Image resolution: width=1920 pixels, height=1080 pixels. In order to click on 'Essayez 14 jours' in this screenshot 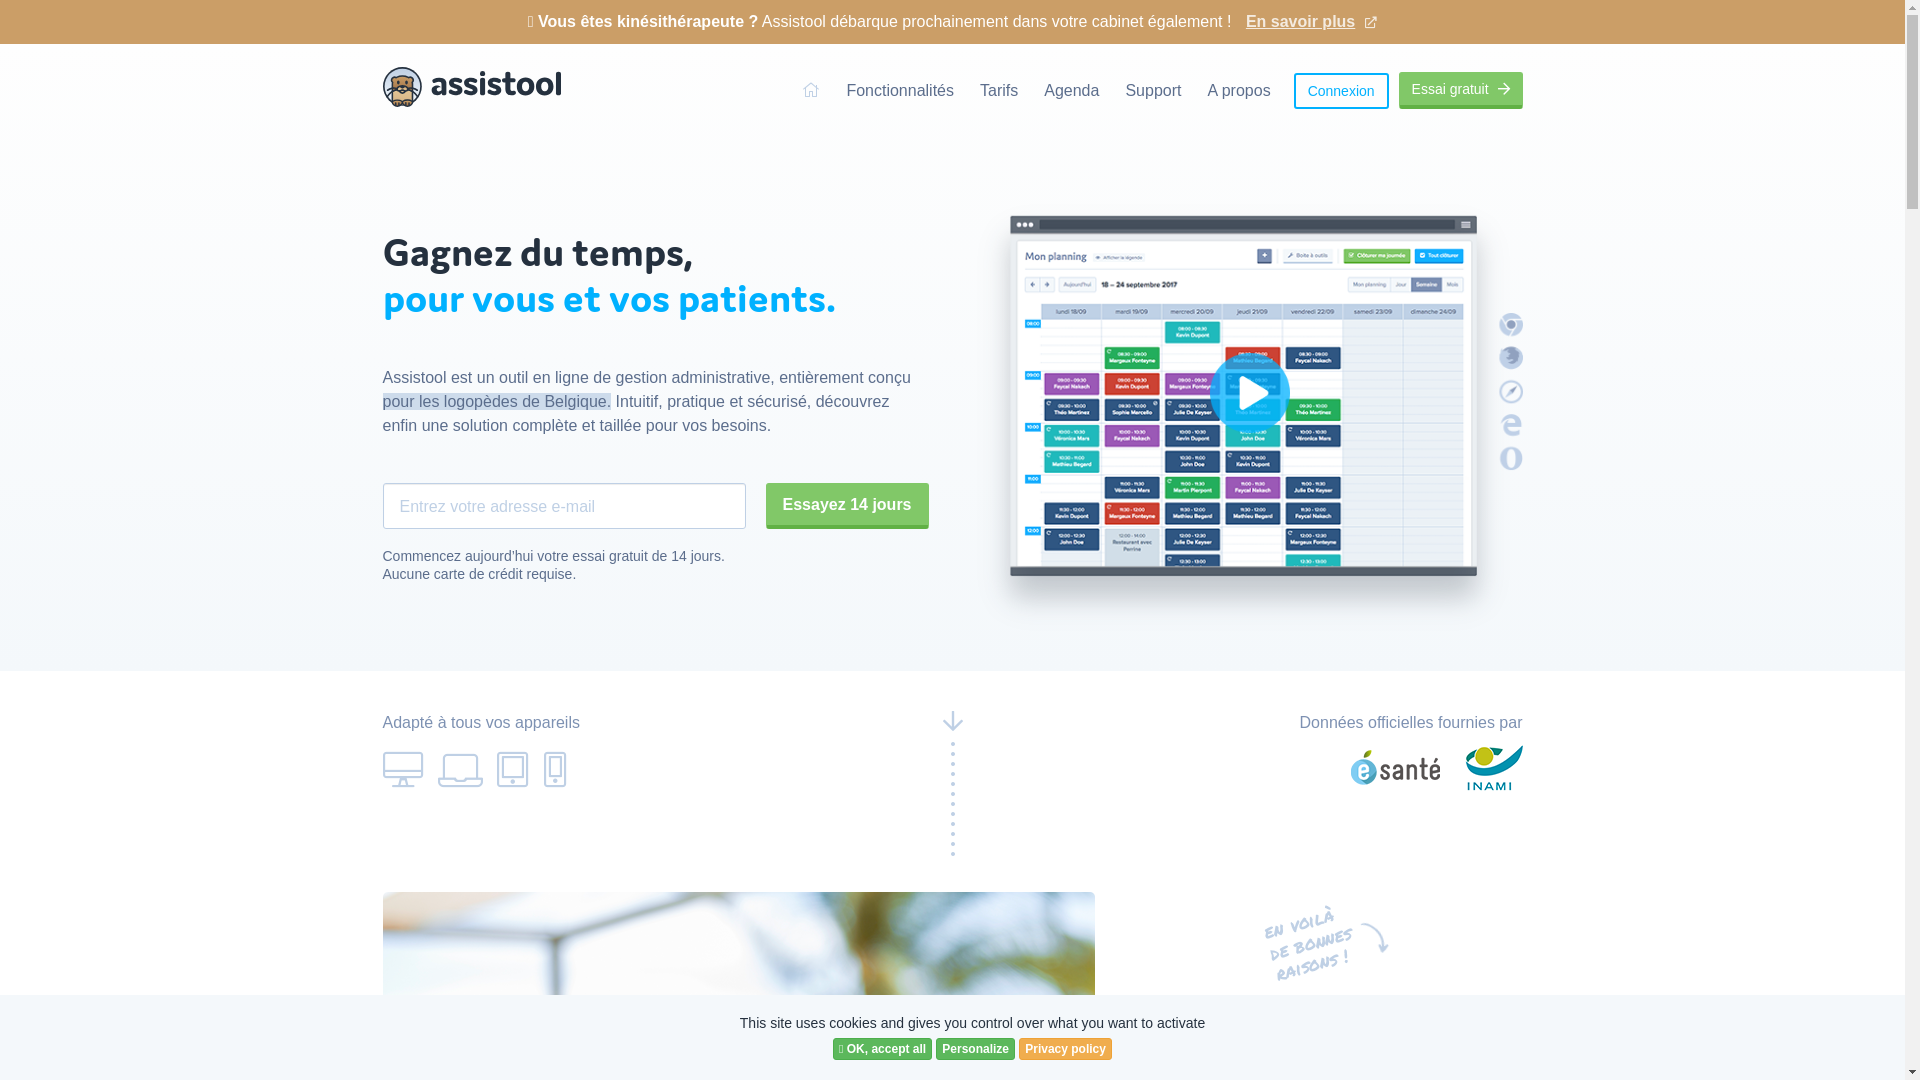, I will do `click(847, 504)`.